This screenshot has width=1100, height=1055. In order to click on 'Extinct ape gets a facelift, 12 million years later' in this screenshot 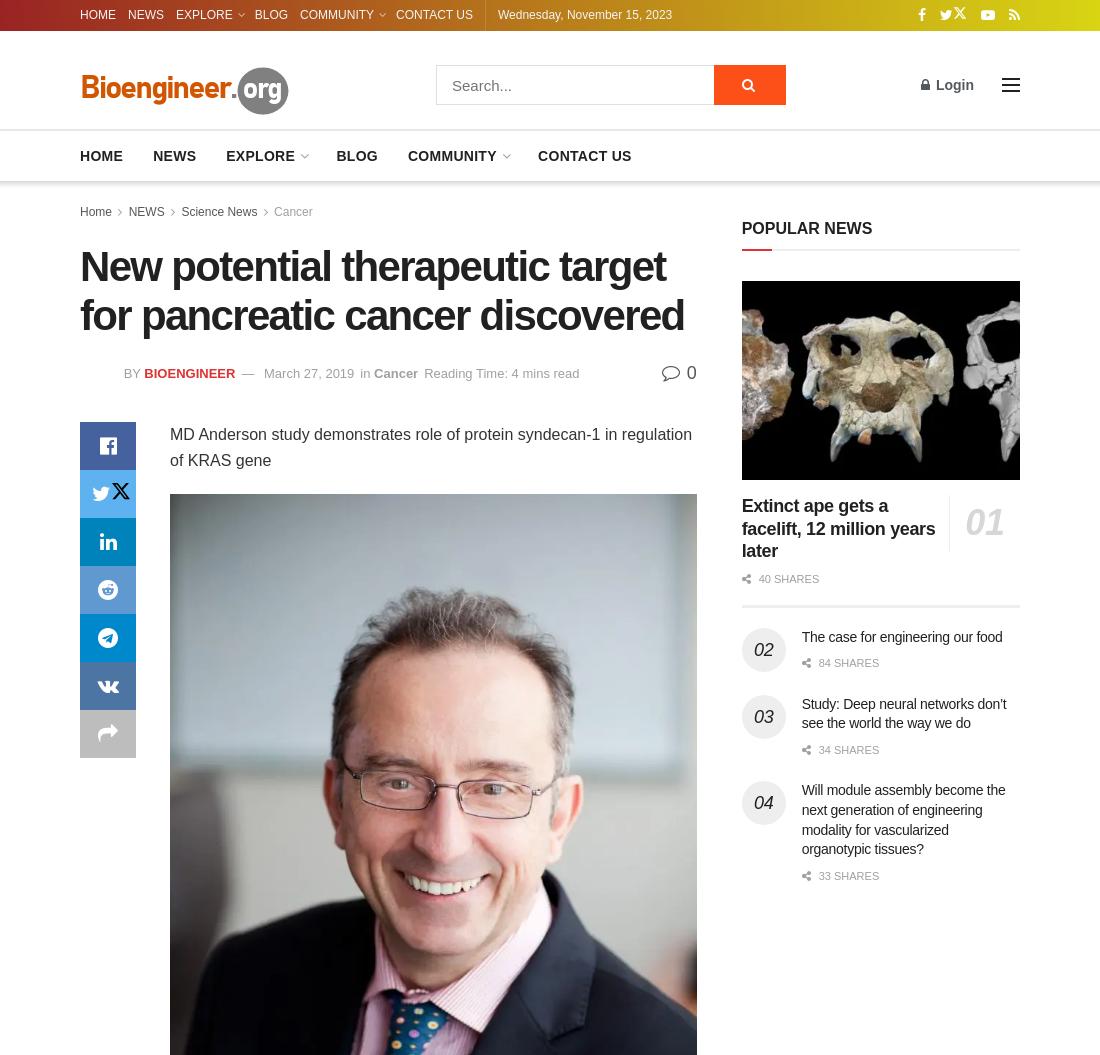, I will do `click(836, 528)`.